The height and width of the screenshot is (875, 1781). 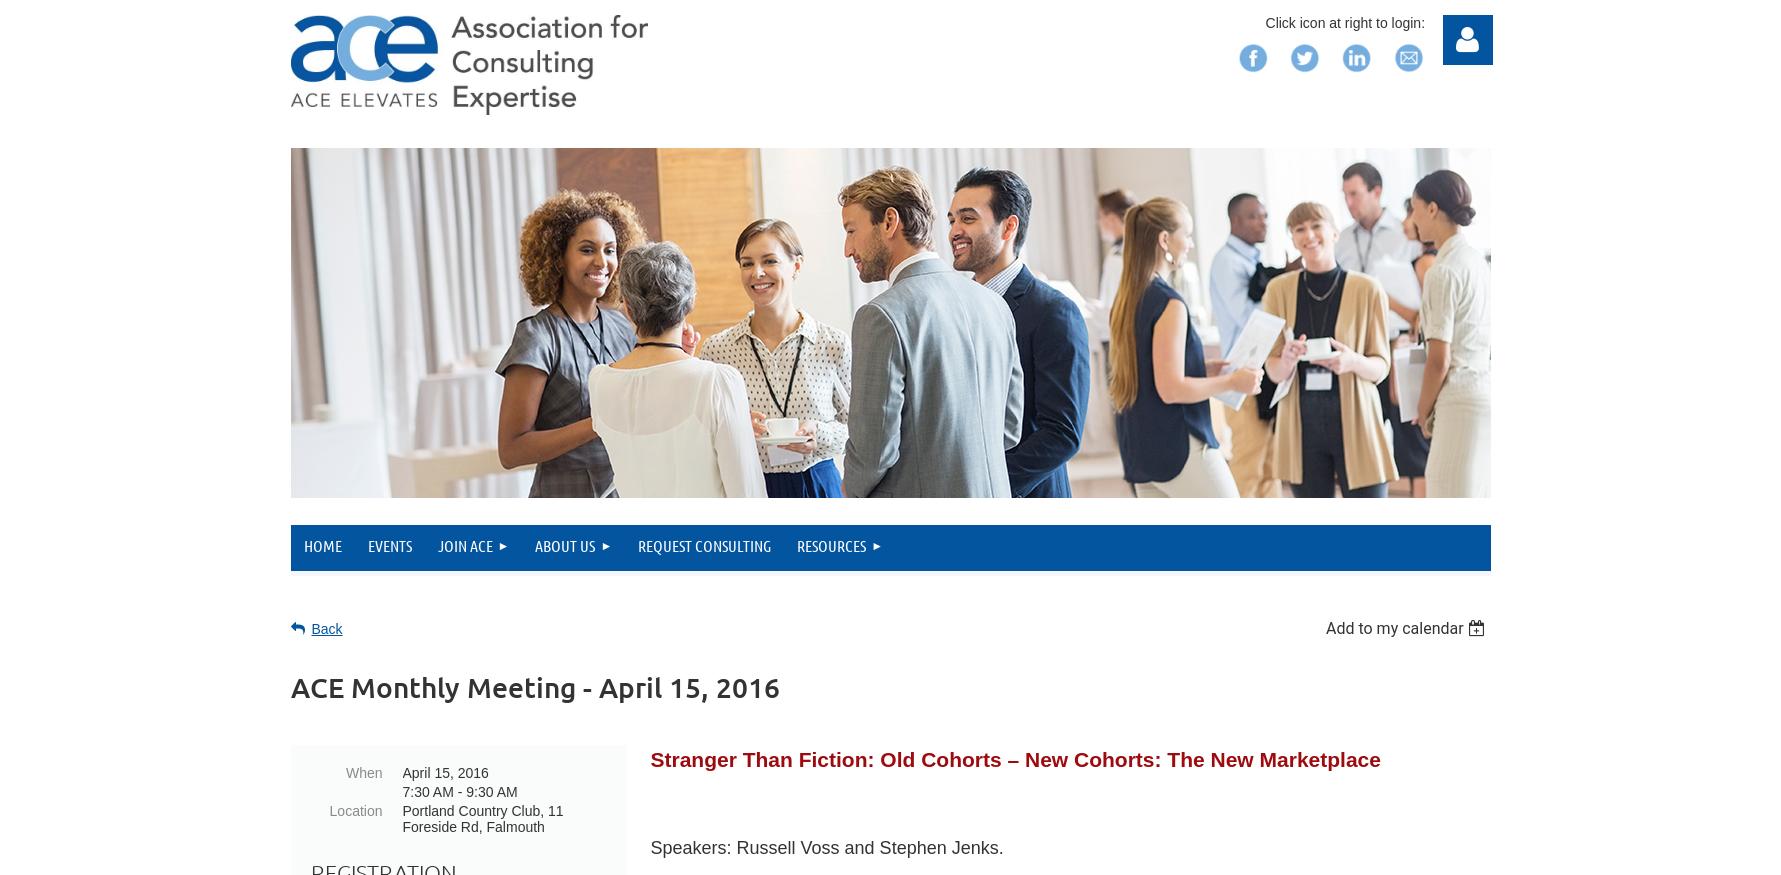 I want to click on 'Events', so click(x=388, y=544).